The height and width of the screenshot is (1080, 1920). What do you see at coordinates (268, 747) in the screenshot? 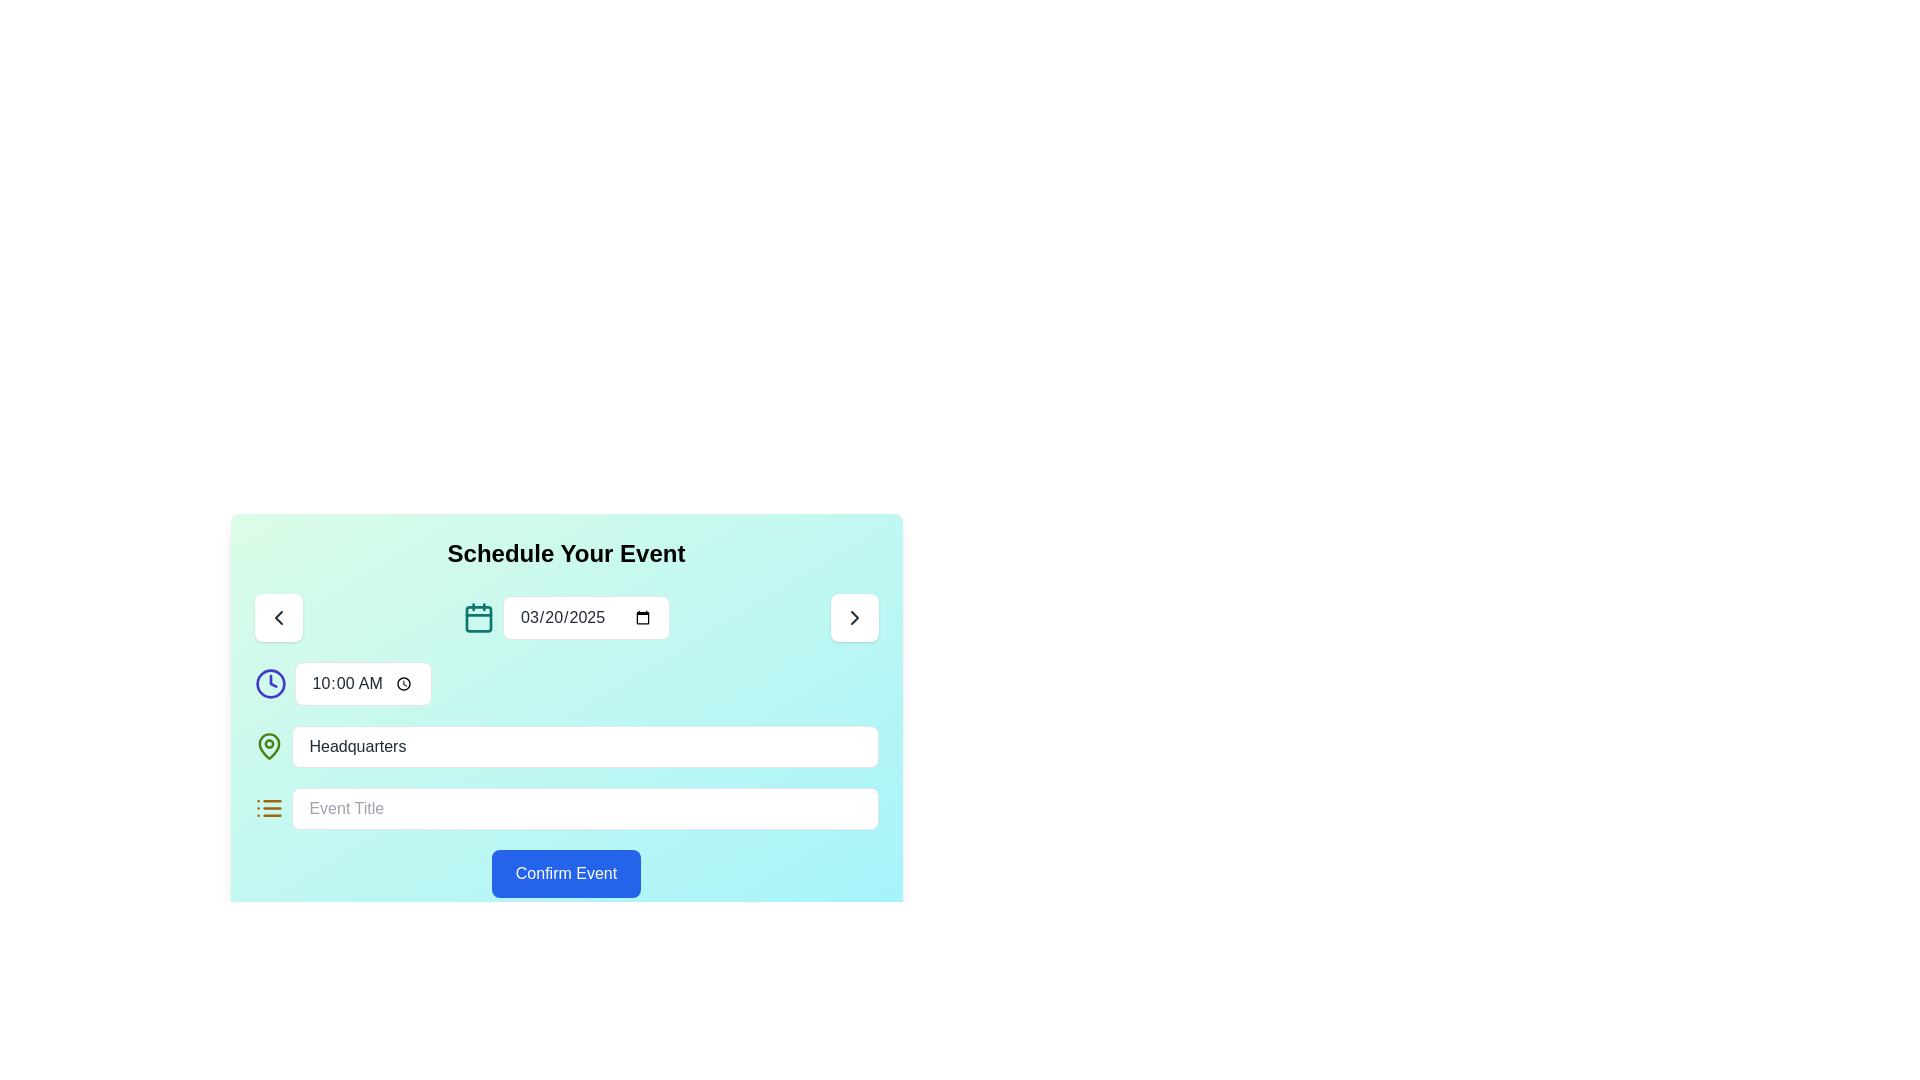
I see `the input field labeled 'Headquarters' by clicking on the location icon positioned to the left of it` at bounding box center [268, 747].